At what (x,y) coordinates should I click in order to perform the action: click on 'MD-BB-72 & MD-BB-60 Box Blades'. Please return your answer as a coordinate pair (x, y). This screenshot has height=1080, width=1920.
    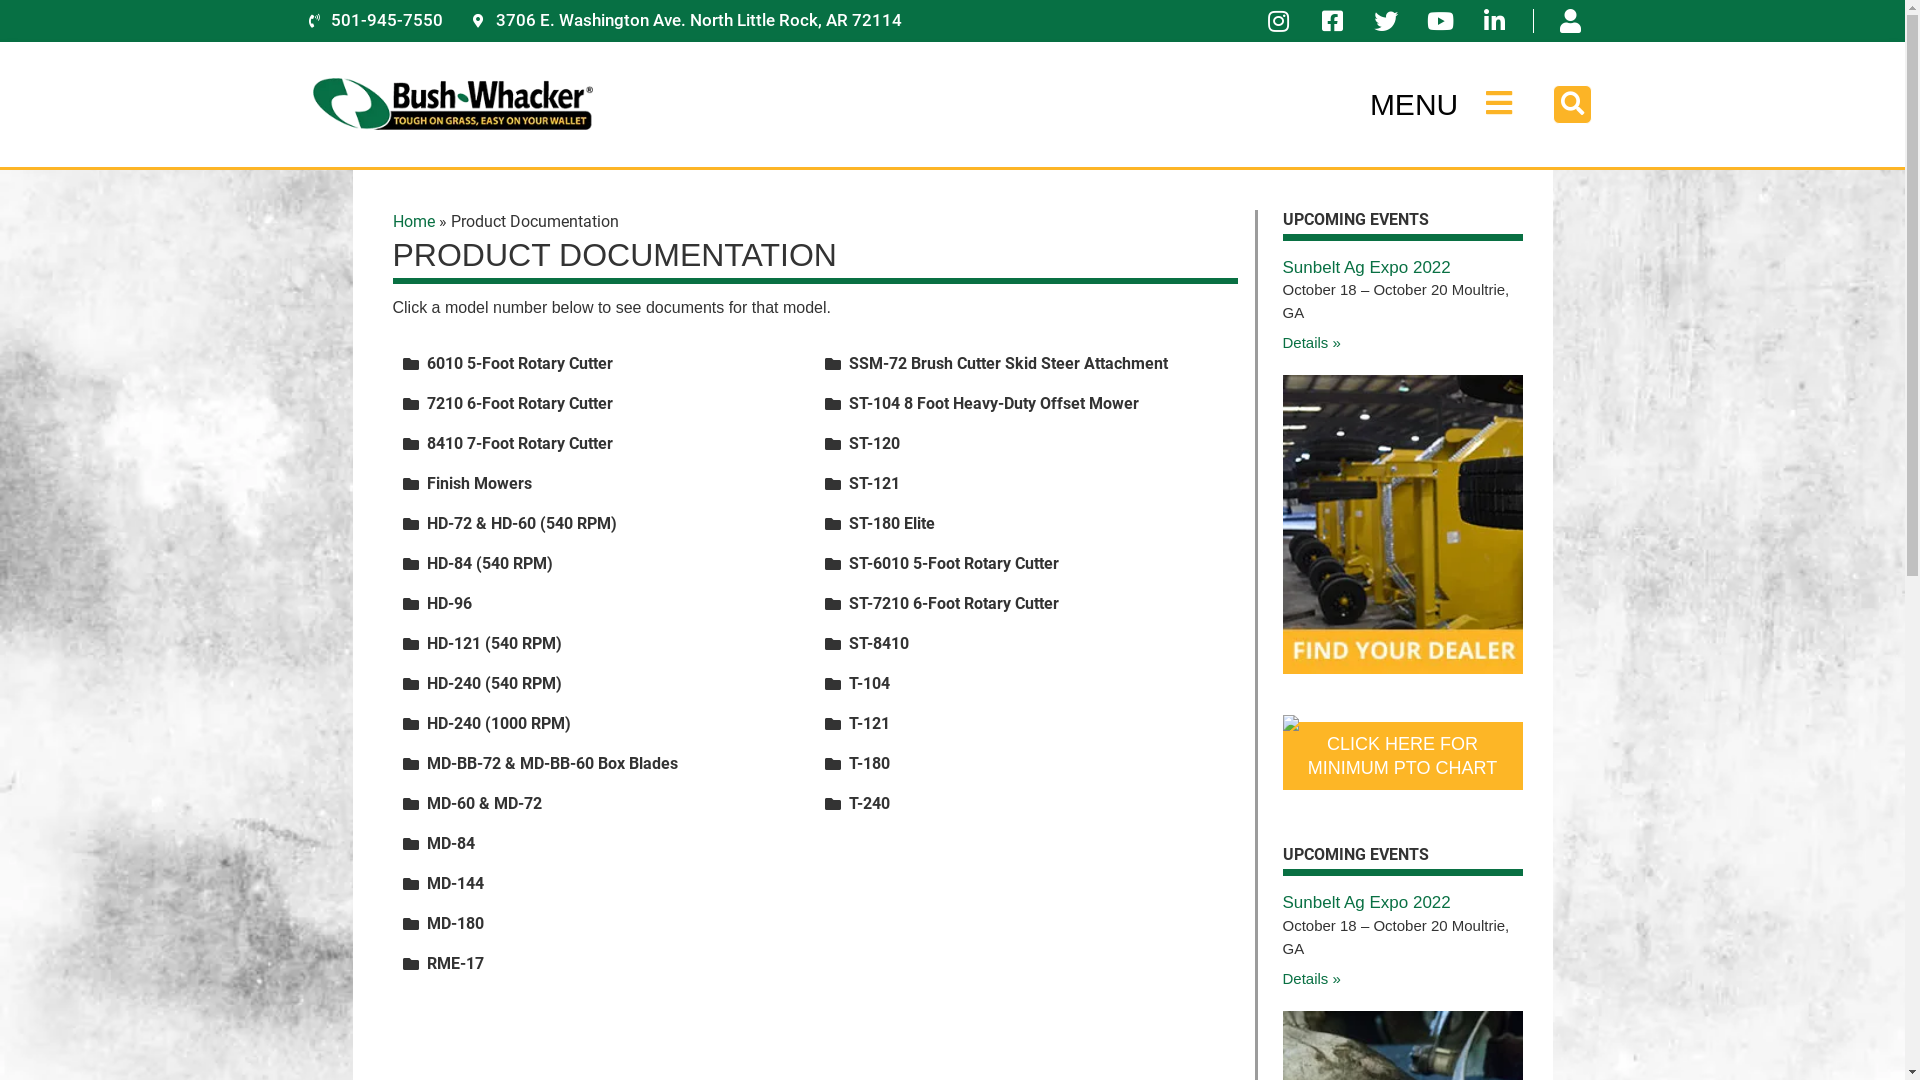
    Looking at the image, I should click on (551, 763).